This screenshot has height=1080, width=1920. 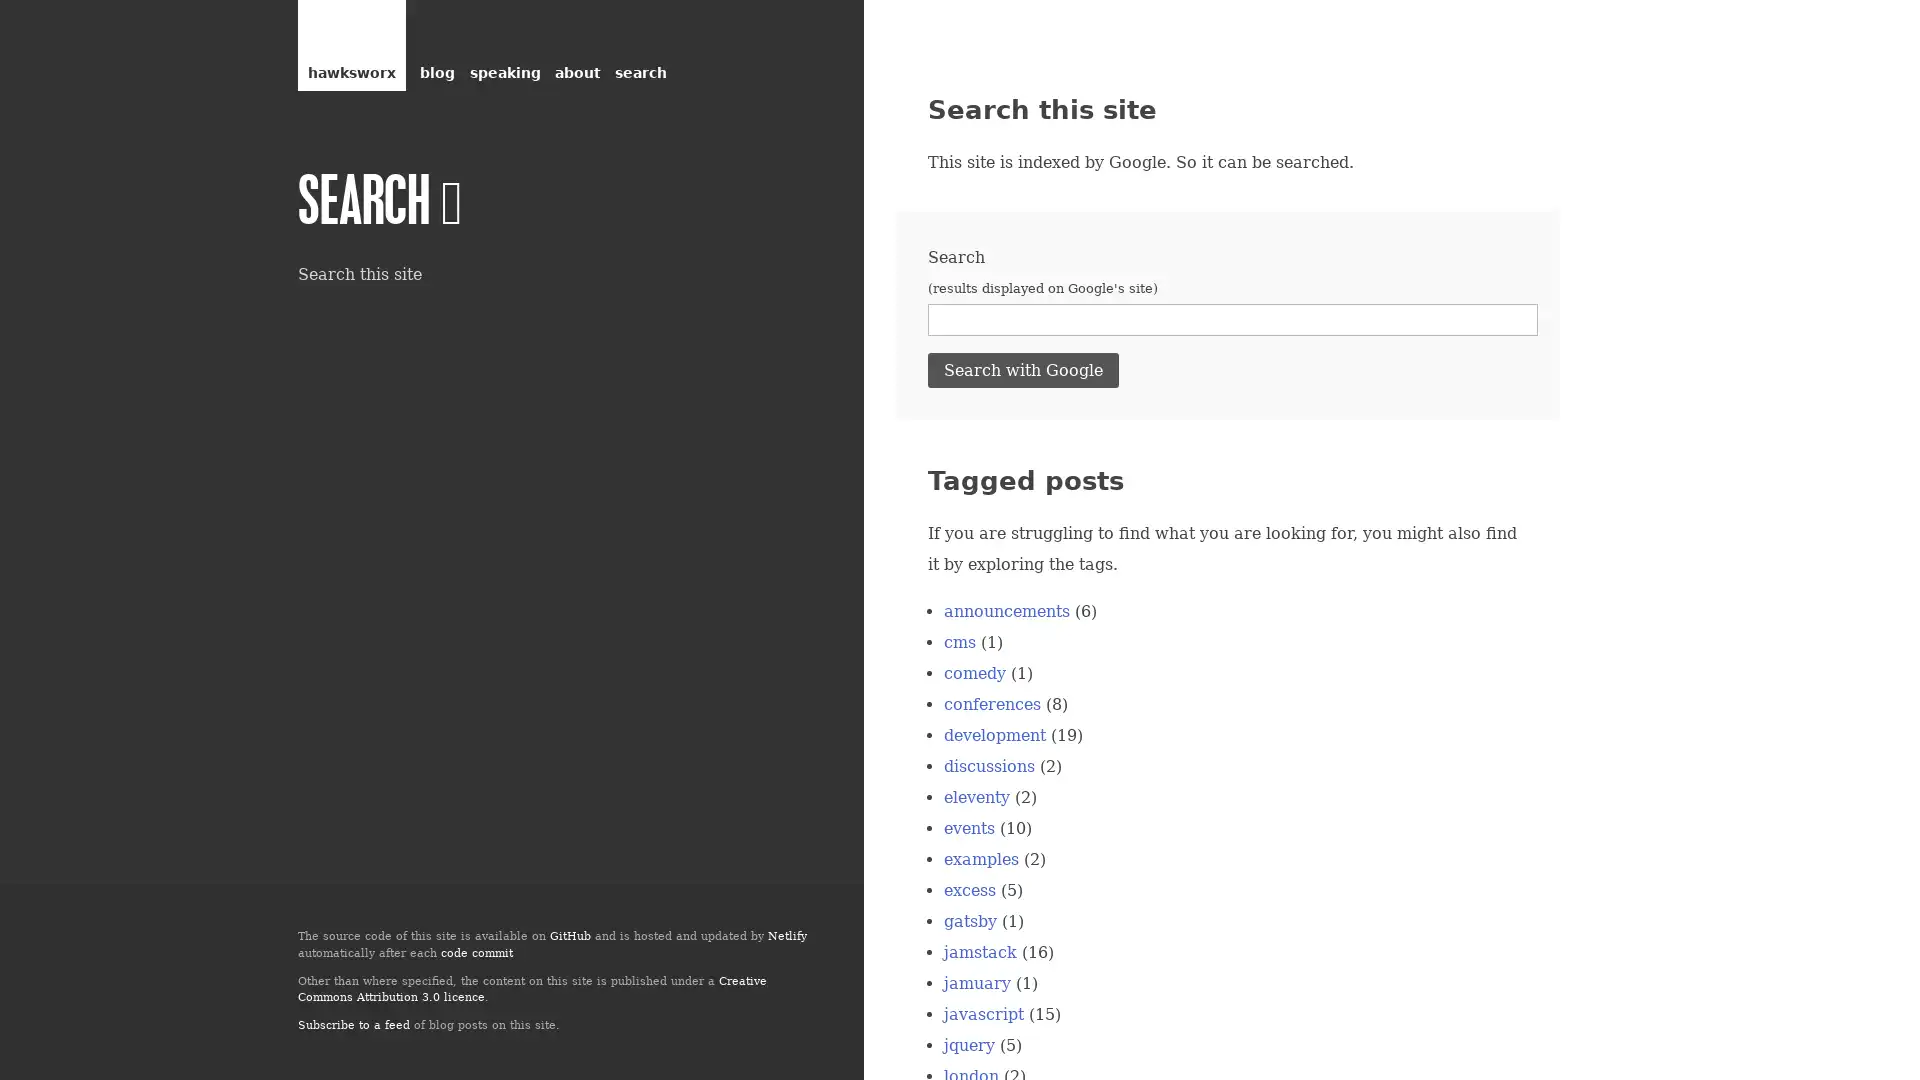 I want to click on Search with Google, so click(x=1023, y=369).